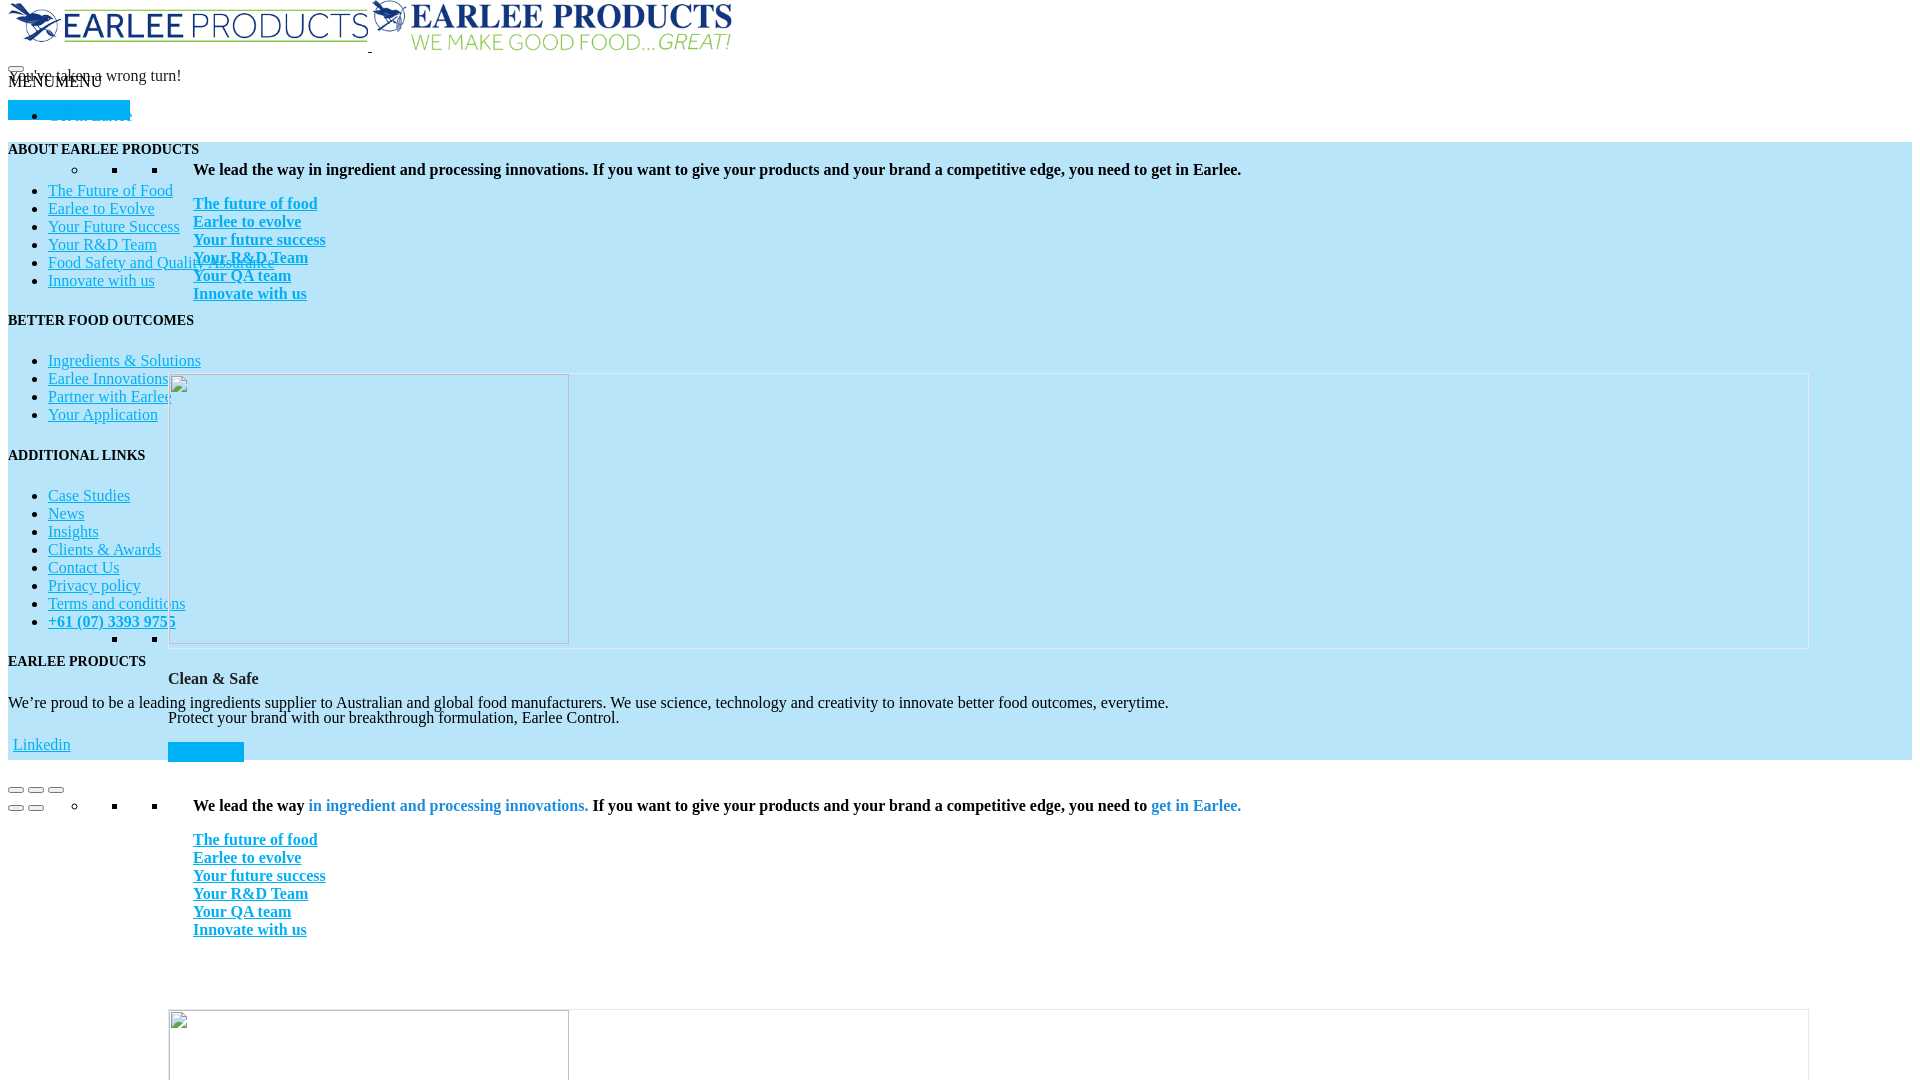 This screenshot has height=1080, width=1920. What do you see at coordinates (15, 806) in the screenshot?
I see `'Previous (arrow left)'` at bounding box center [15, 806].